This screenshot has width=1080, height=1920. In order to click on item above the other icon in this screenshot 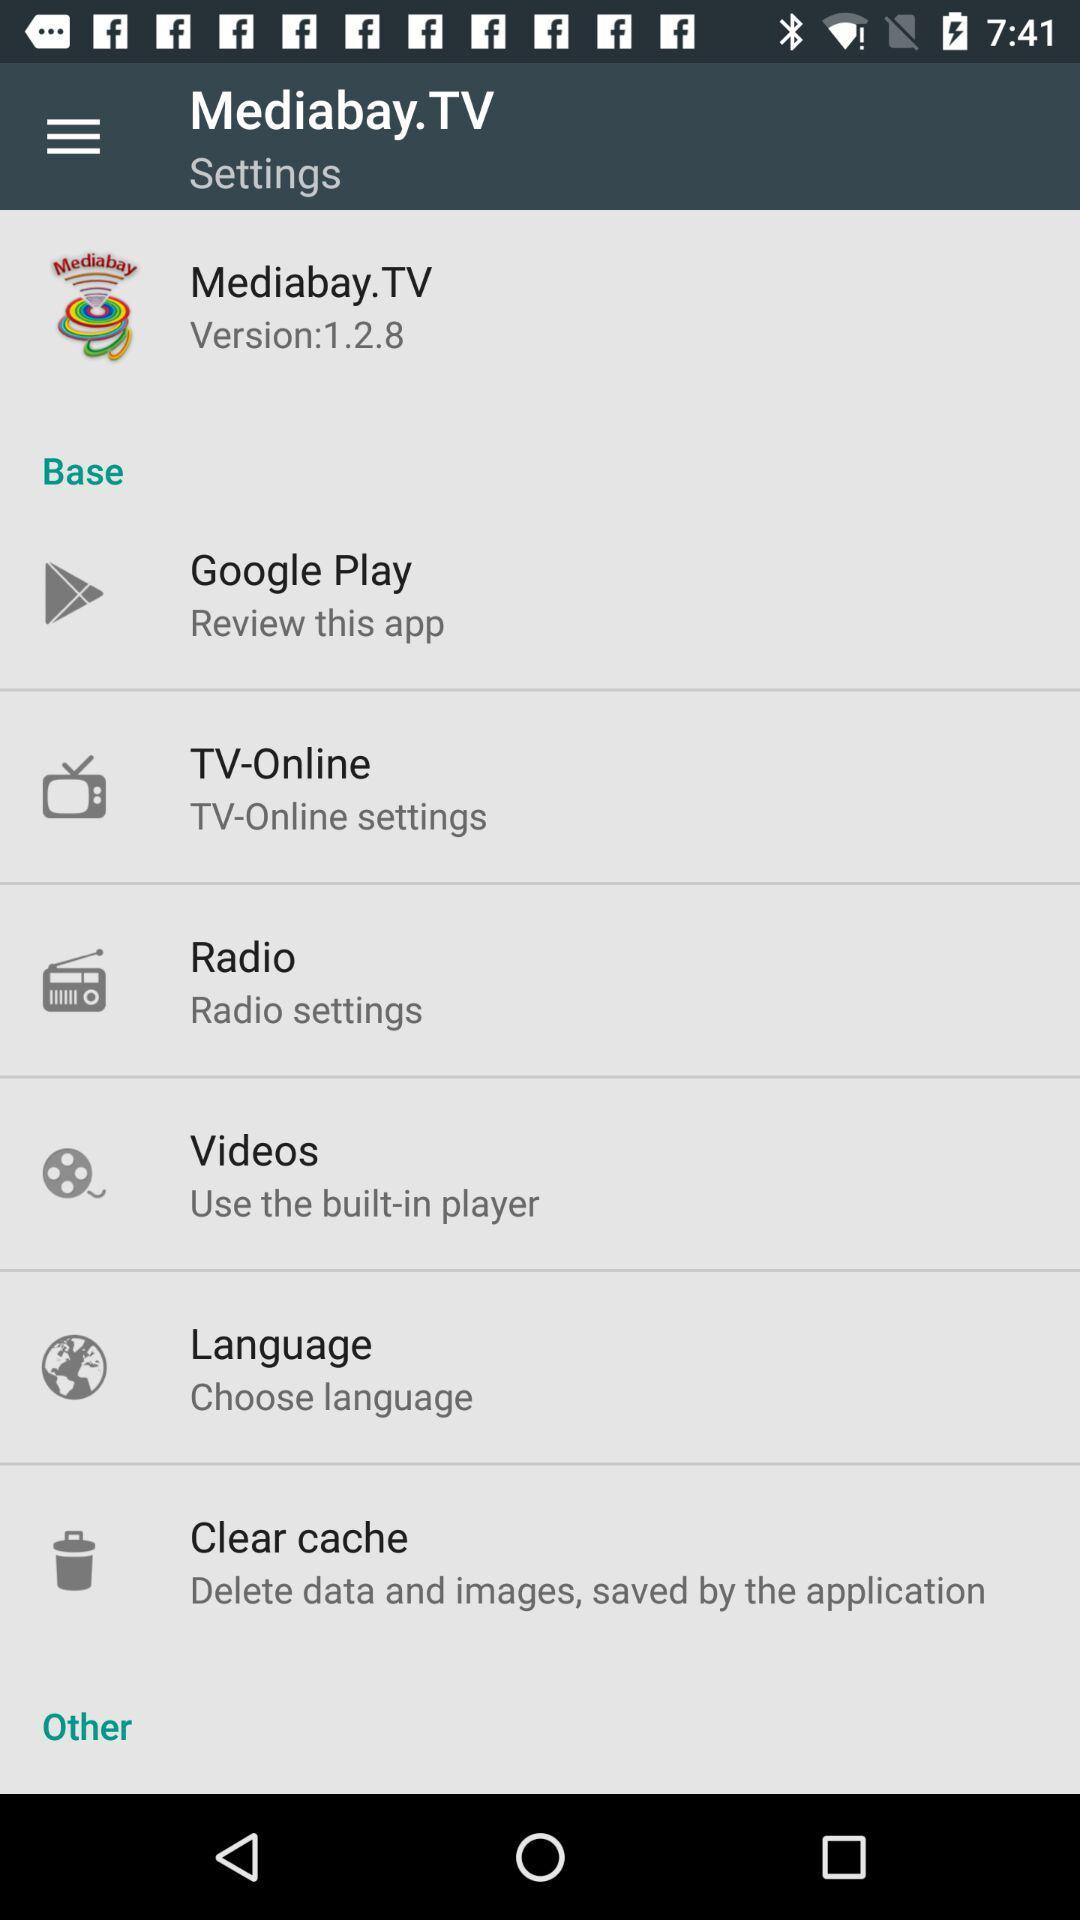, I will do `click(586, 1588)`.